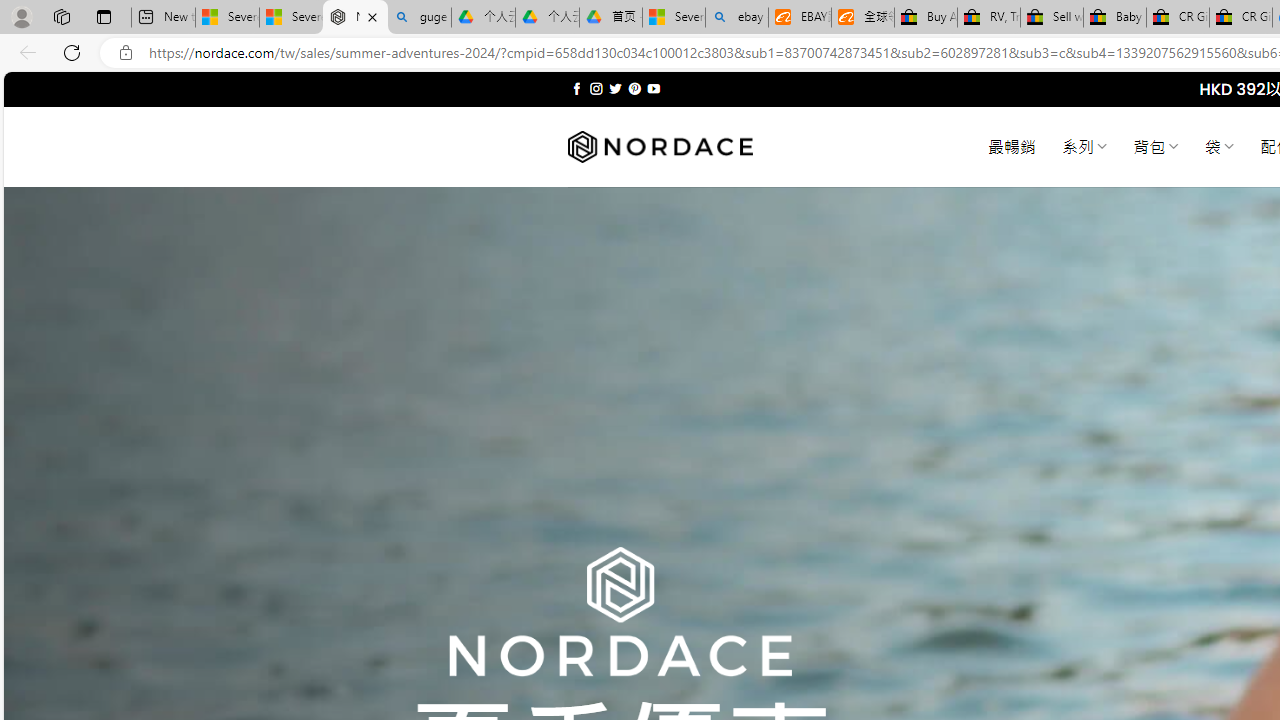 This screenshot has height=720, width=1280. What do you see at coordinates (925, 17) in the screenshot?
I see `'Buy Auto Parts & Accessories | eBay'` at bounding box center [925, 17].